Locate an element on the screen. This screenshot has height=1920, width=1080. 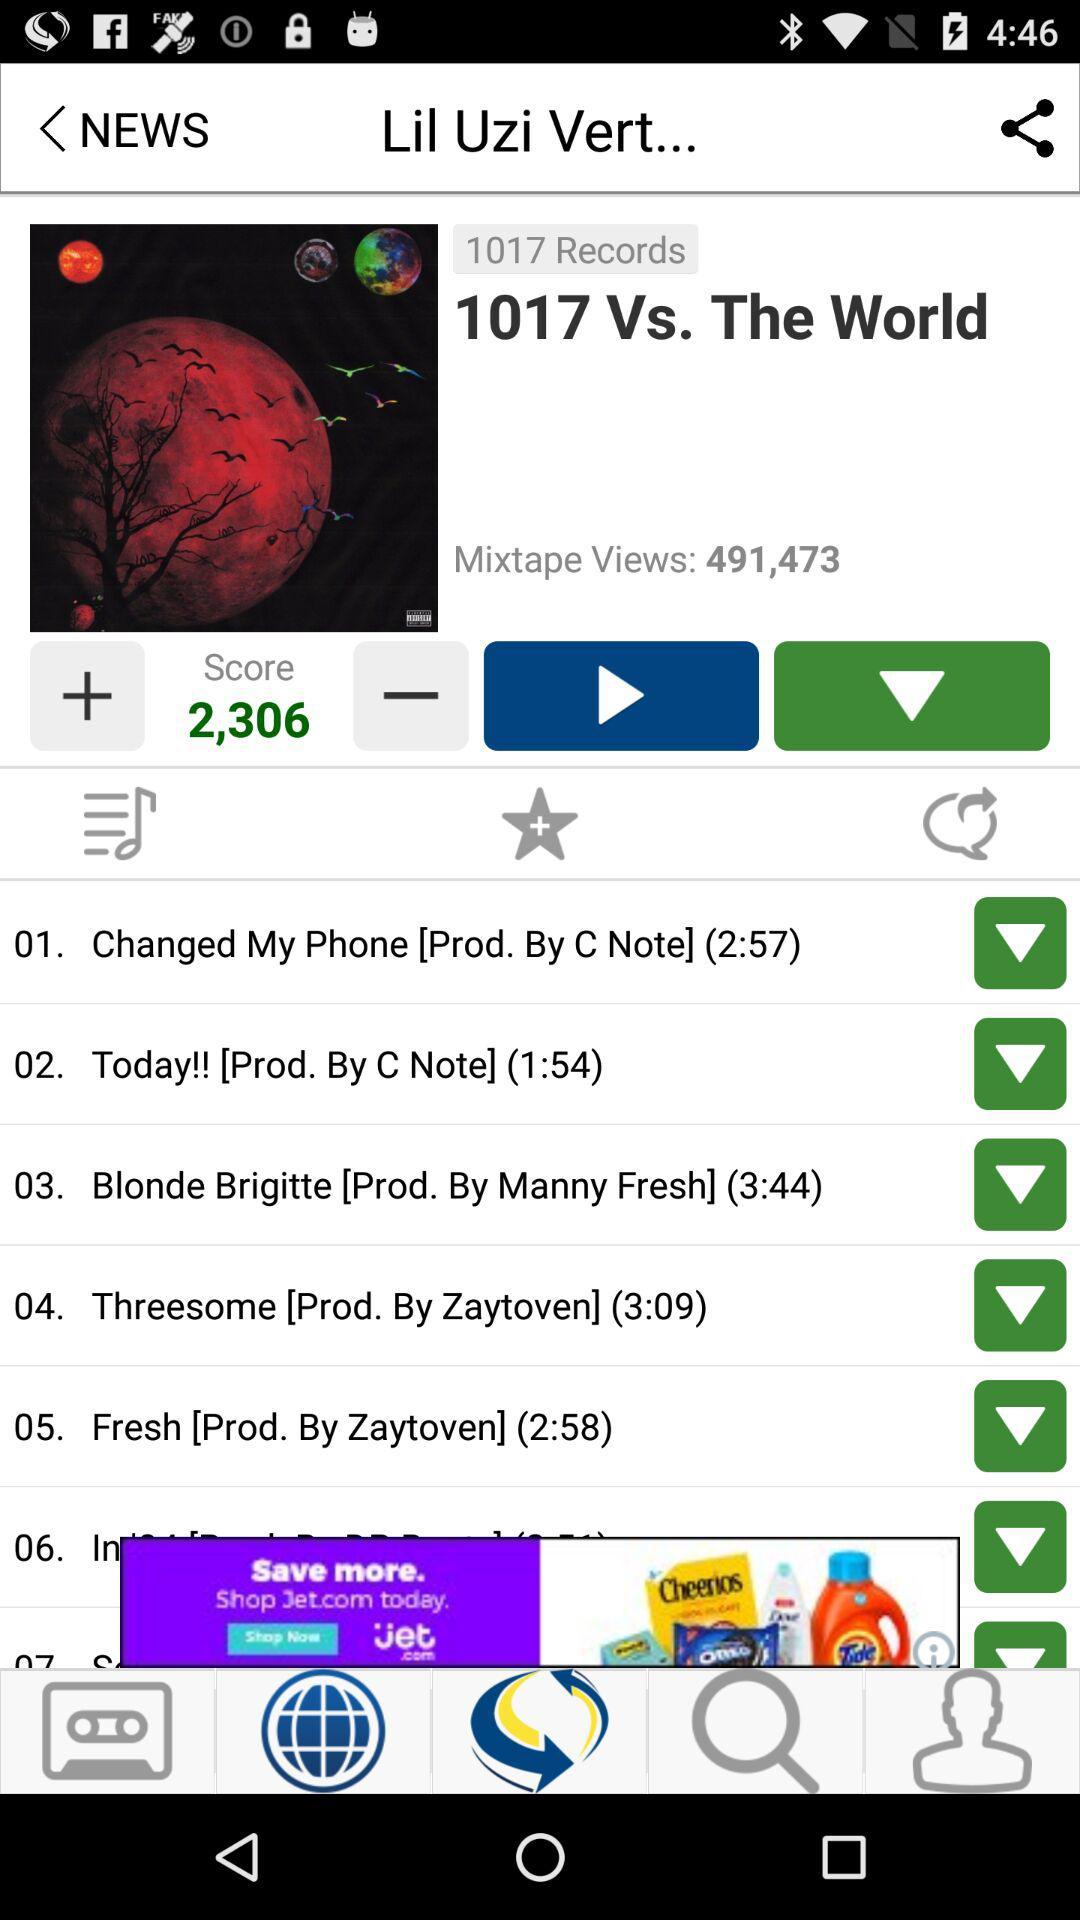
the music is located at coordinates (119, 823).